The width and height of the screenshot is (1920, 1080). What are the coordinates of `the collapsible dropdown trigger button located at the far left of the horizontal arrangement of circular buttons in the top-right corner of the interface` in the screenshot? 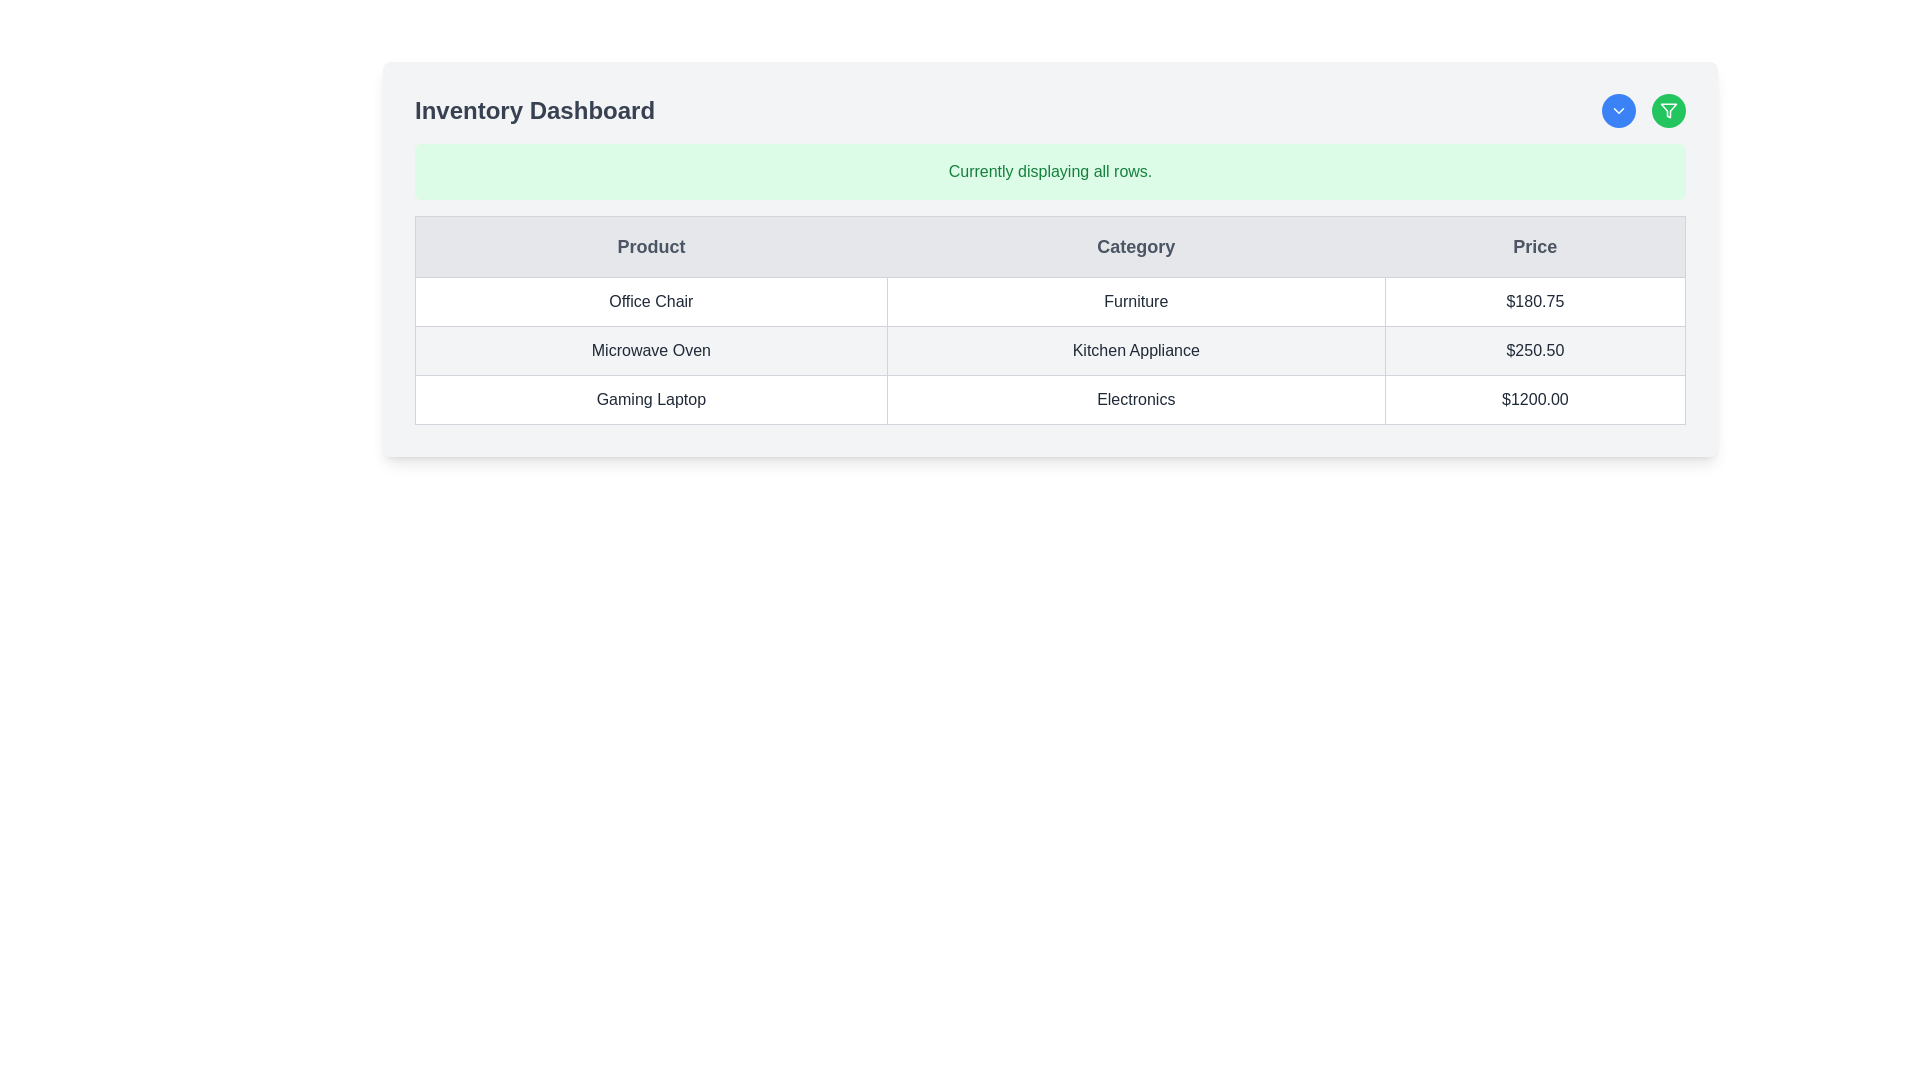 It's located at (1618, 111).